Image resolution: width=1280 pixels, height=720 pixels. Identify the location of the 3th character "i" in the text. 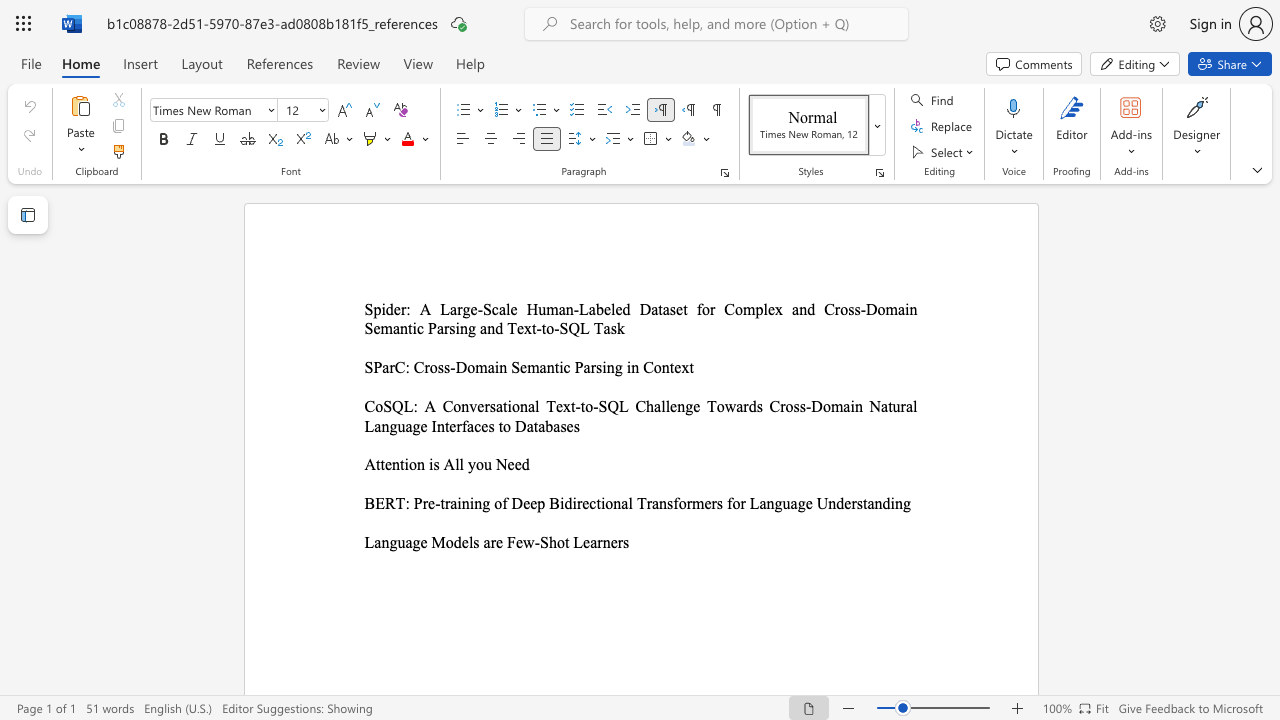
(413, 327).